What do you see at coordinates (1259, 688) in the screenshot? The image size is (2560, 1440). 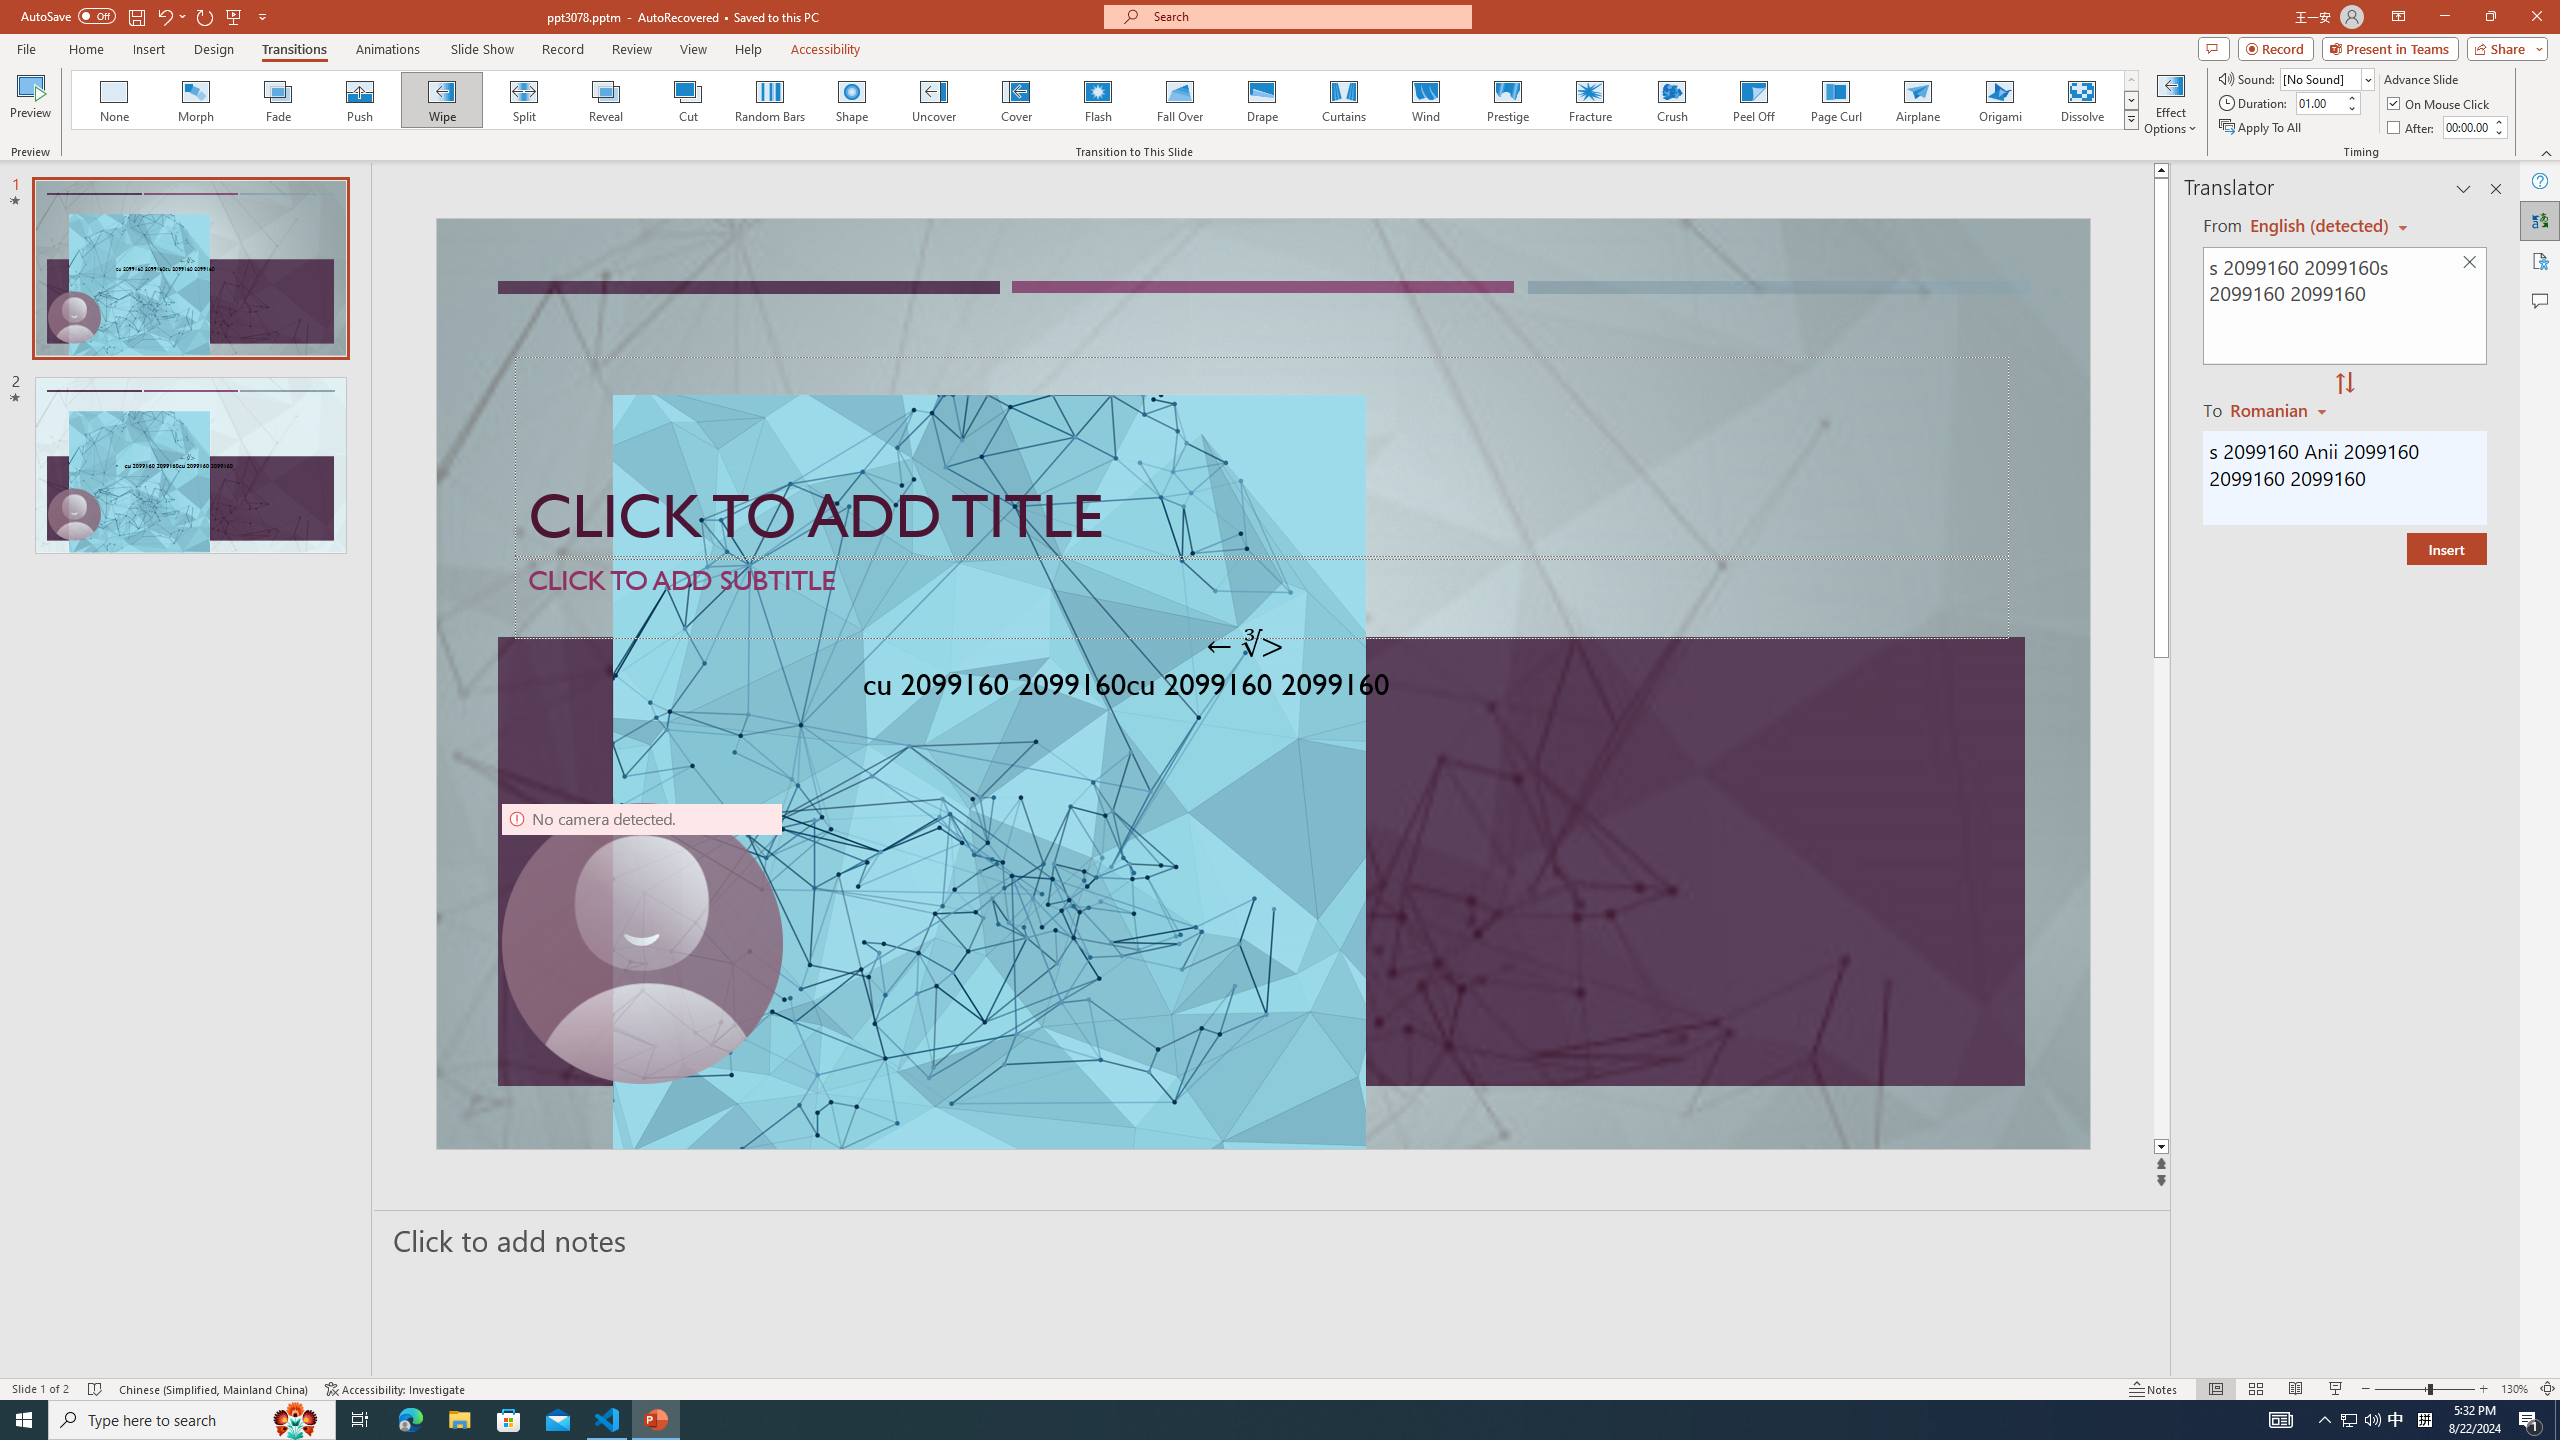 I see `'TextBox 61'` at bounding box center [1259, 688].